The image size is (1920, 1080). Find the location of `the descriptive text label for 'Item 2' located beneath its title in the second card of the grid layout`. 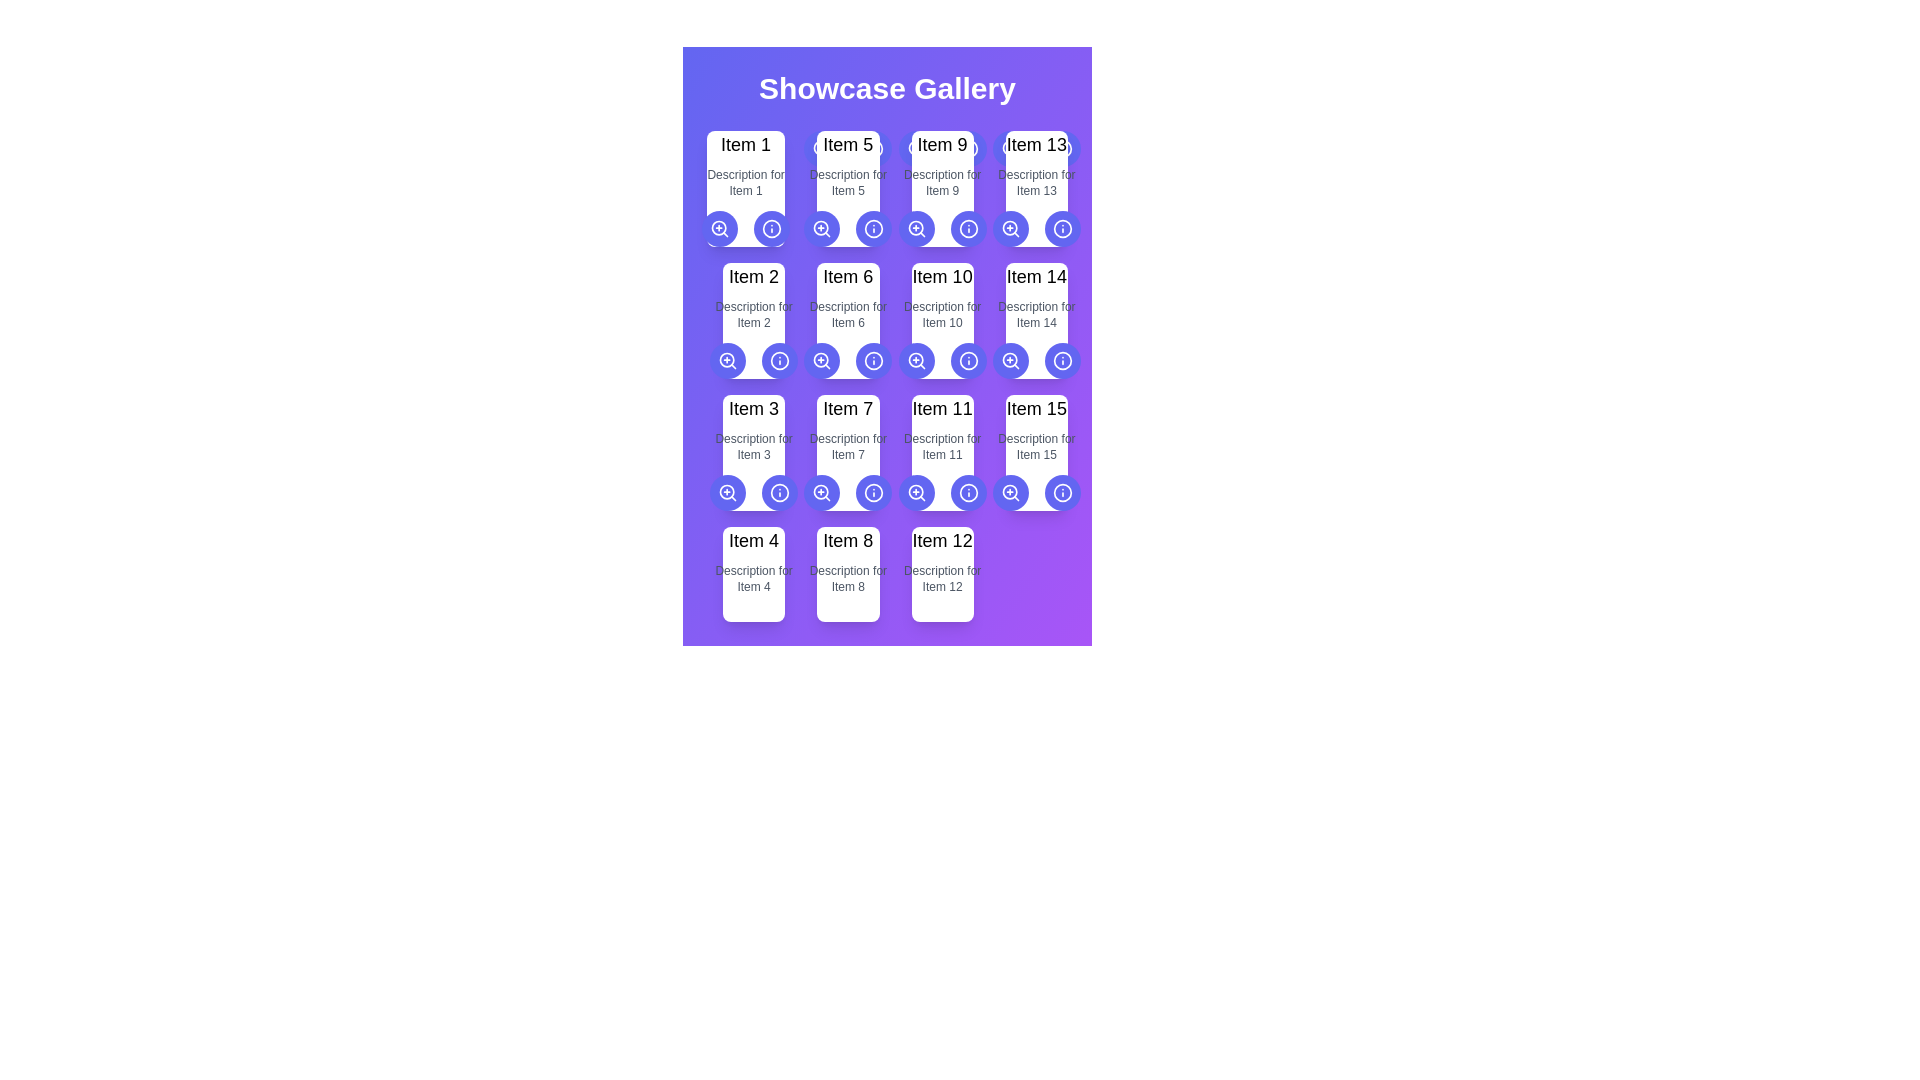

the descriptive text label for 'Item 2' located beneath its title in the second card of the grid layout is located at coordinates (753, 315).